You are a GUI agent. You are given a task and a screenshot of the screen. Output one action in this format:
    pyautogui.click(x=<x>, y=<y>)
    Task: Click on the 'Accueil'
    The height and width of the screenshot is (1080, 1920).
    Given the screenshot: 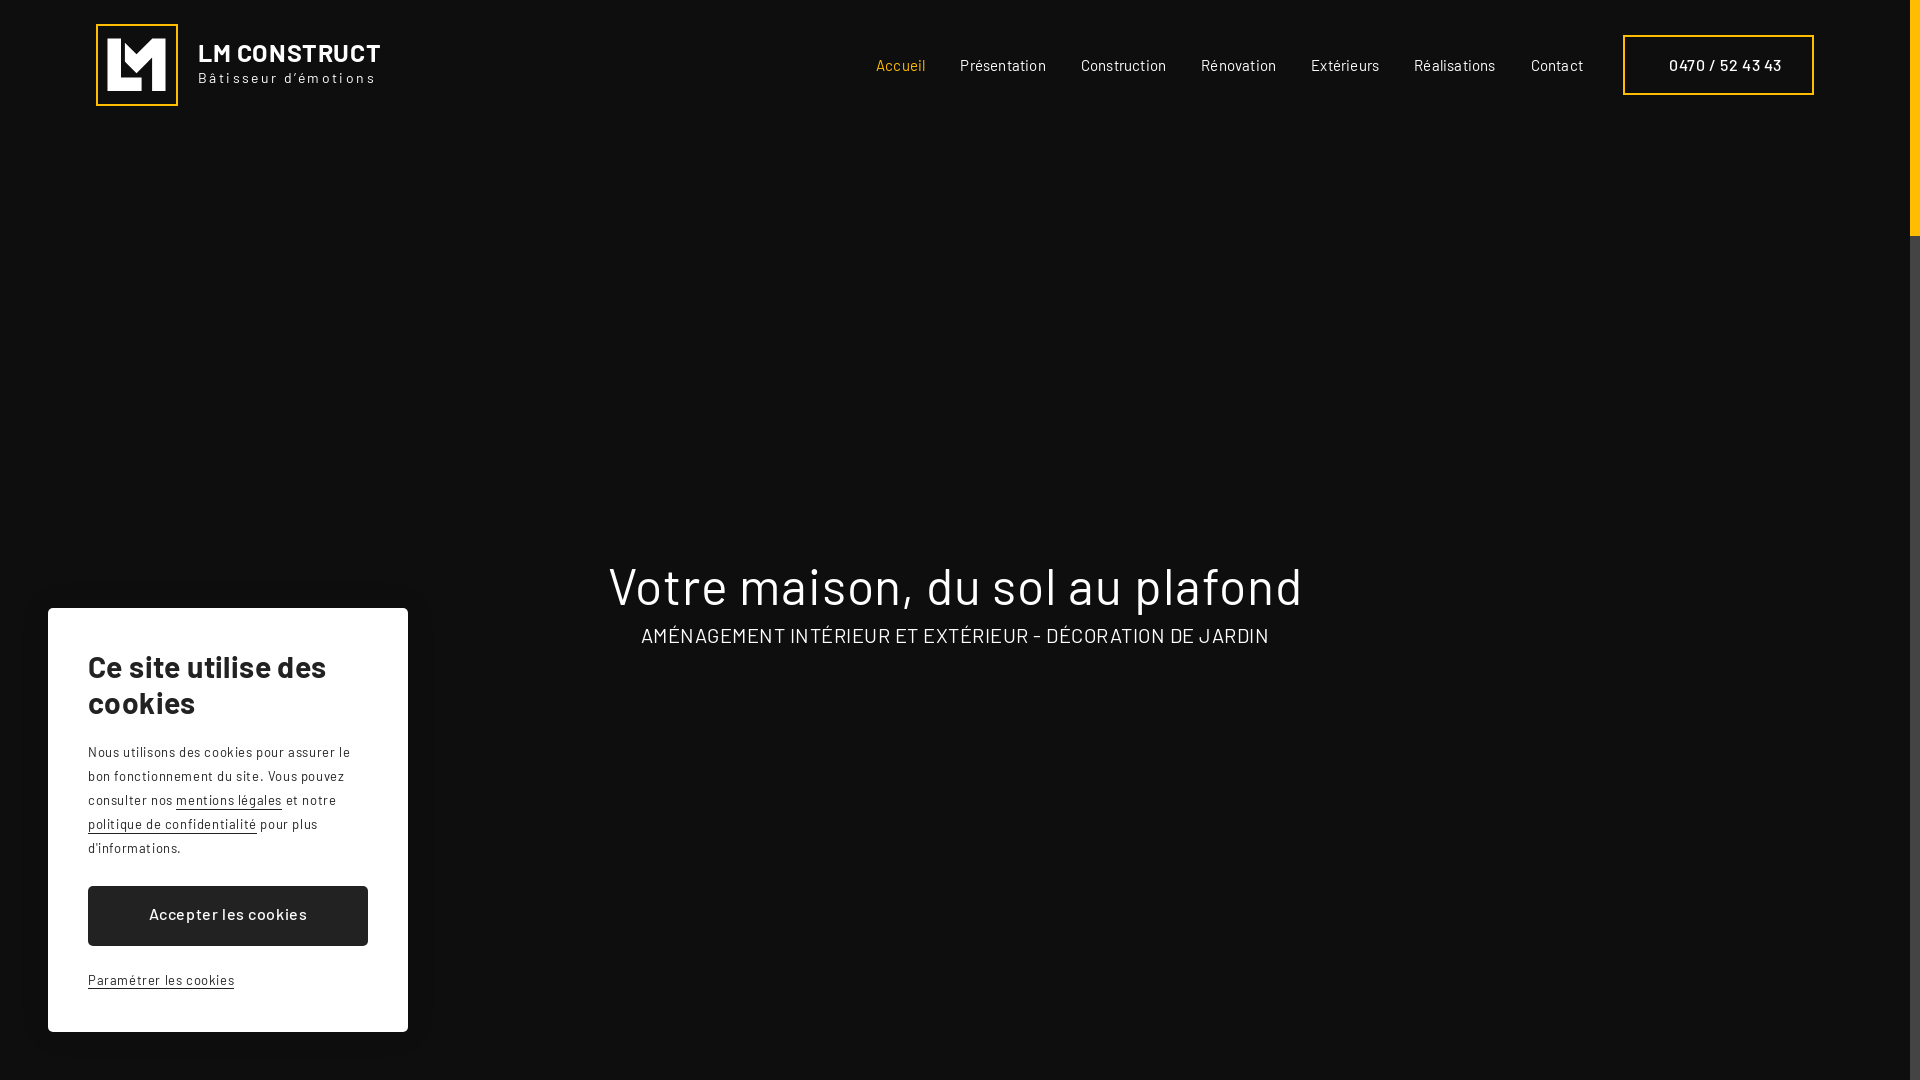 What is the action you would take?
    pyautogui.click(x=875, y=64)
    